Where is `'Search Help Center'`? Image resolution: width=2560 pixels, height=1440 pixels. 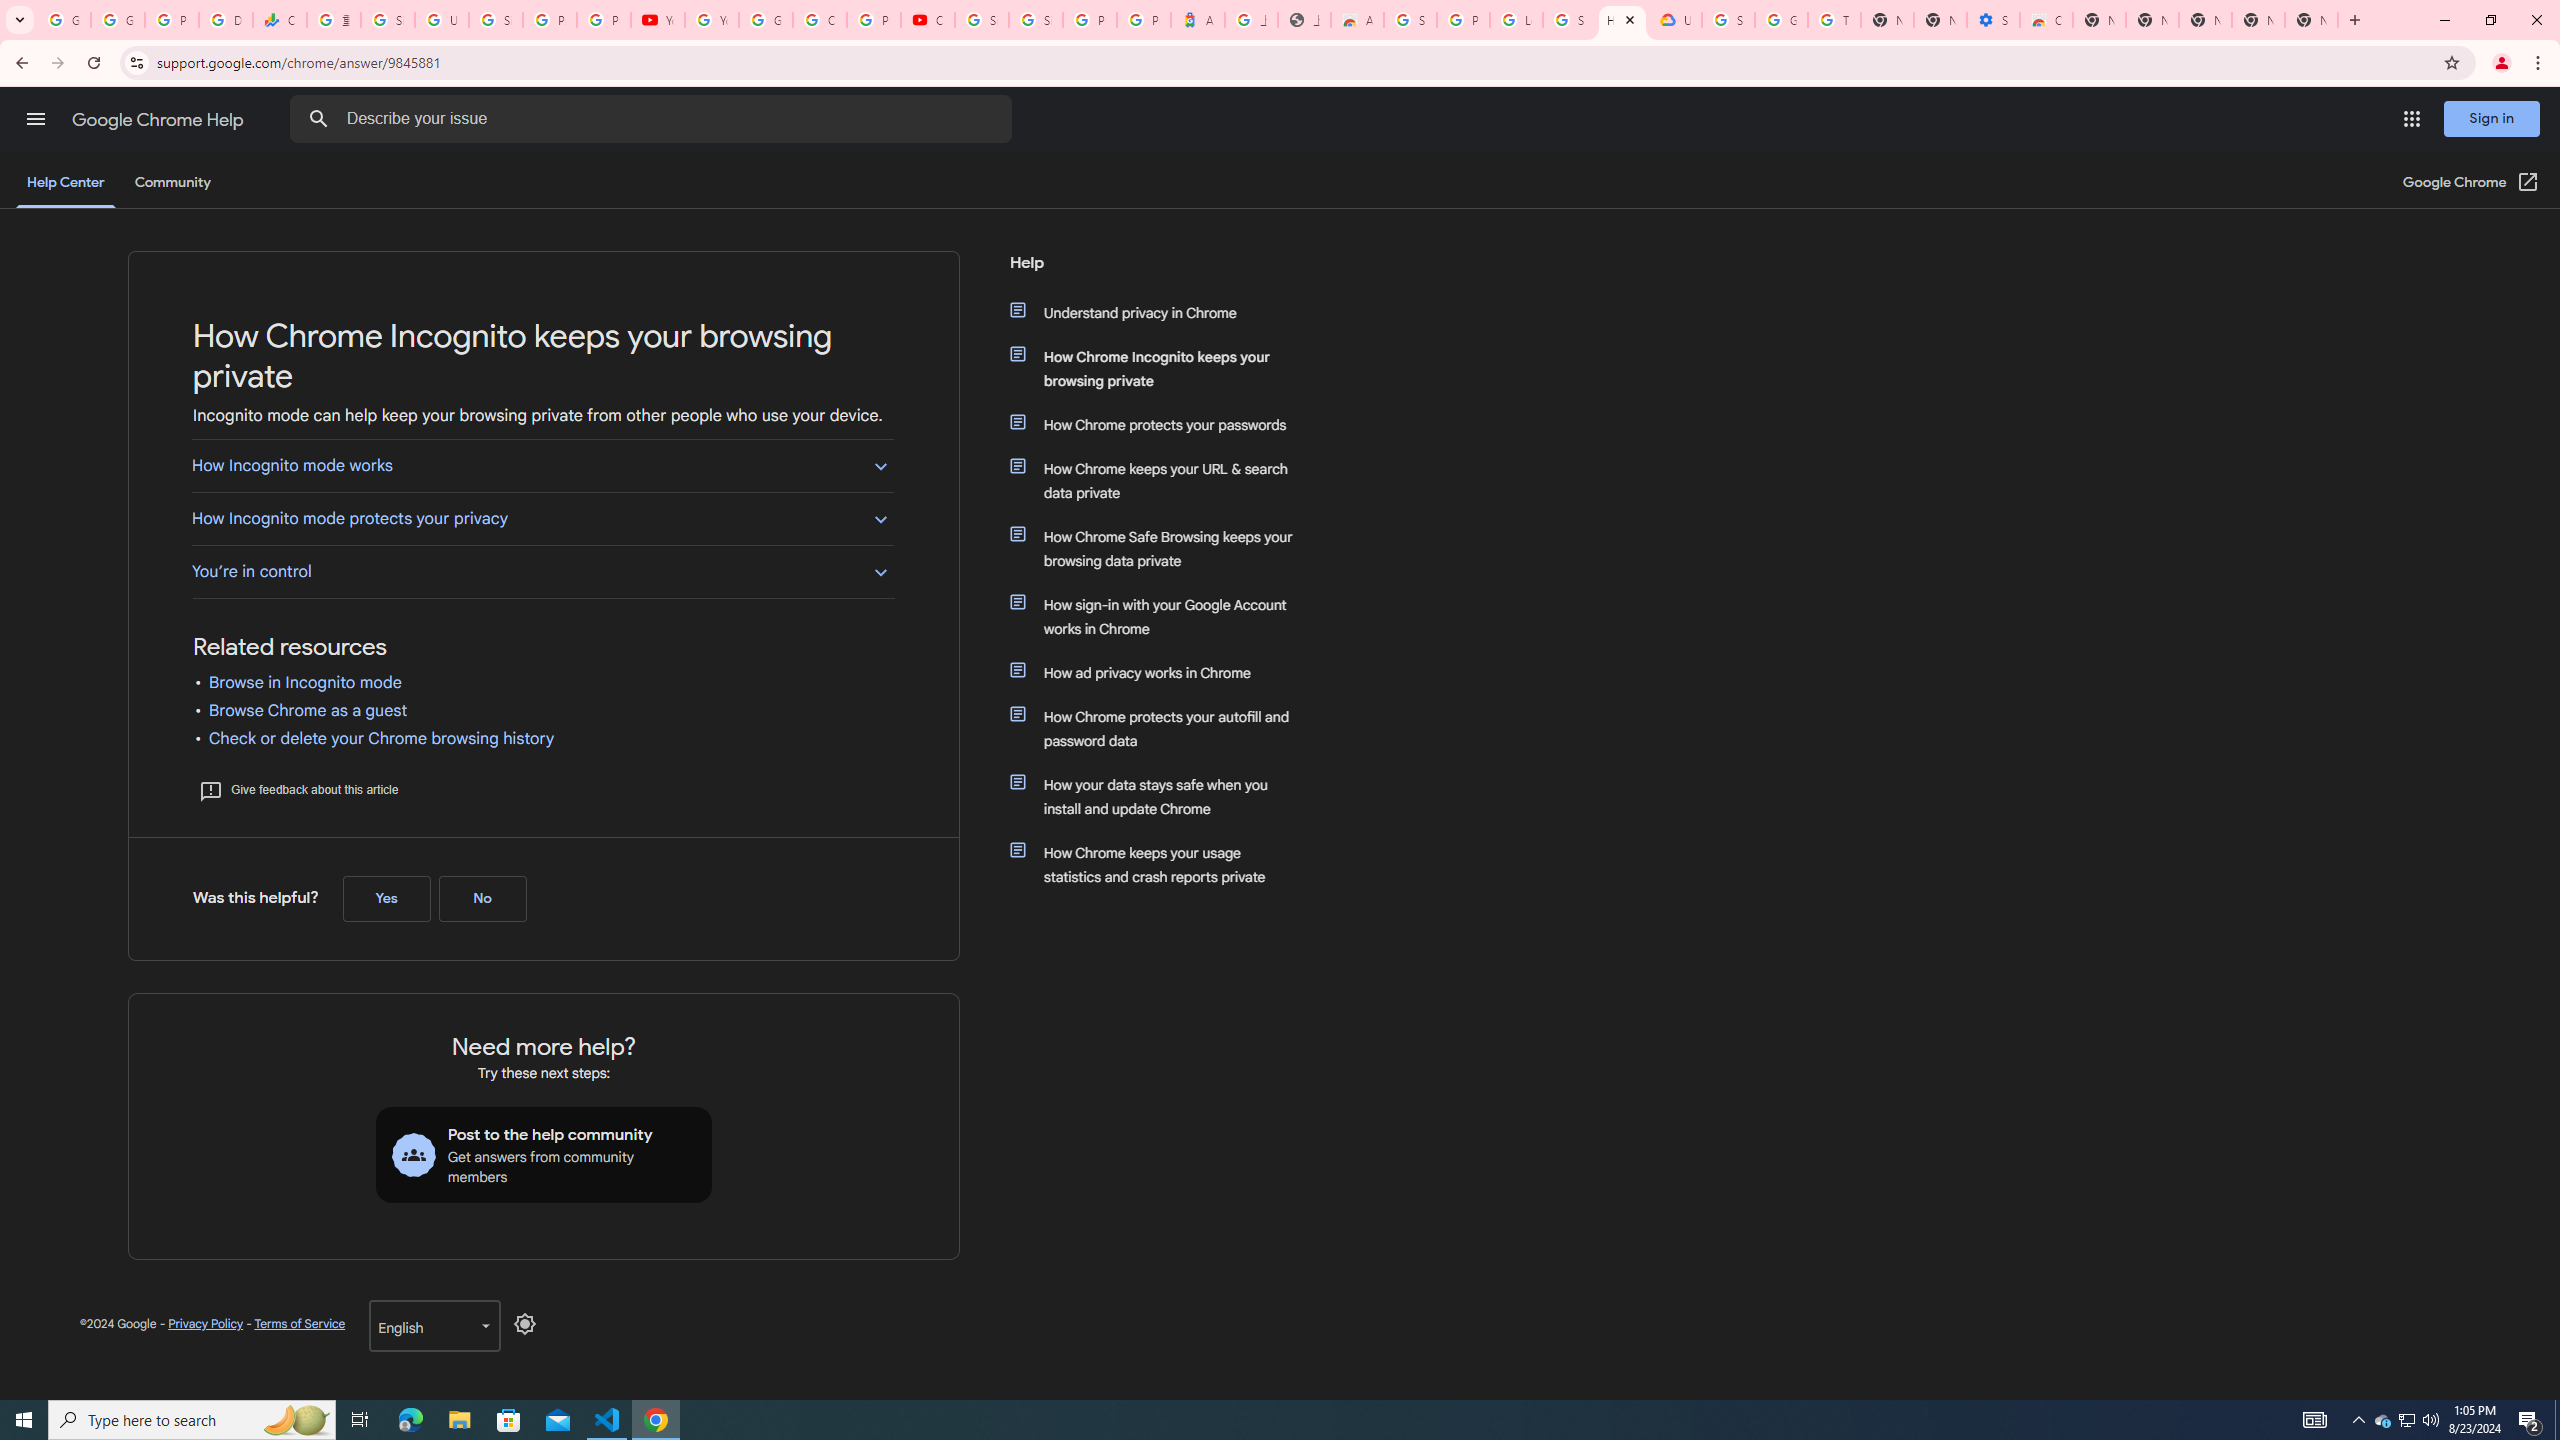 'Search Help Center' is located at coordinates (317, 118).